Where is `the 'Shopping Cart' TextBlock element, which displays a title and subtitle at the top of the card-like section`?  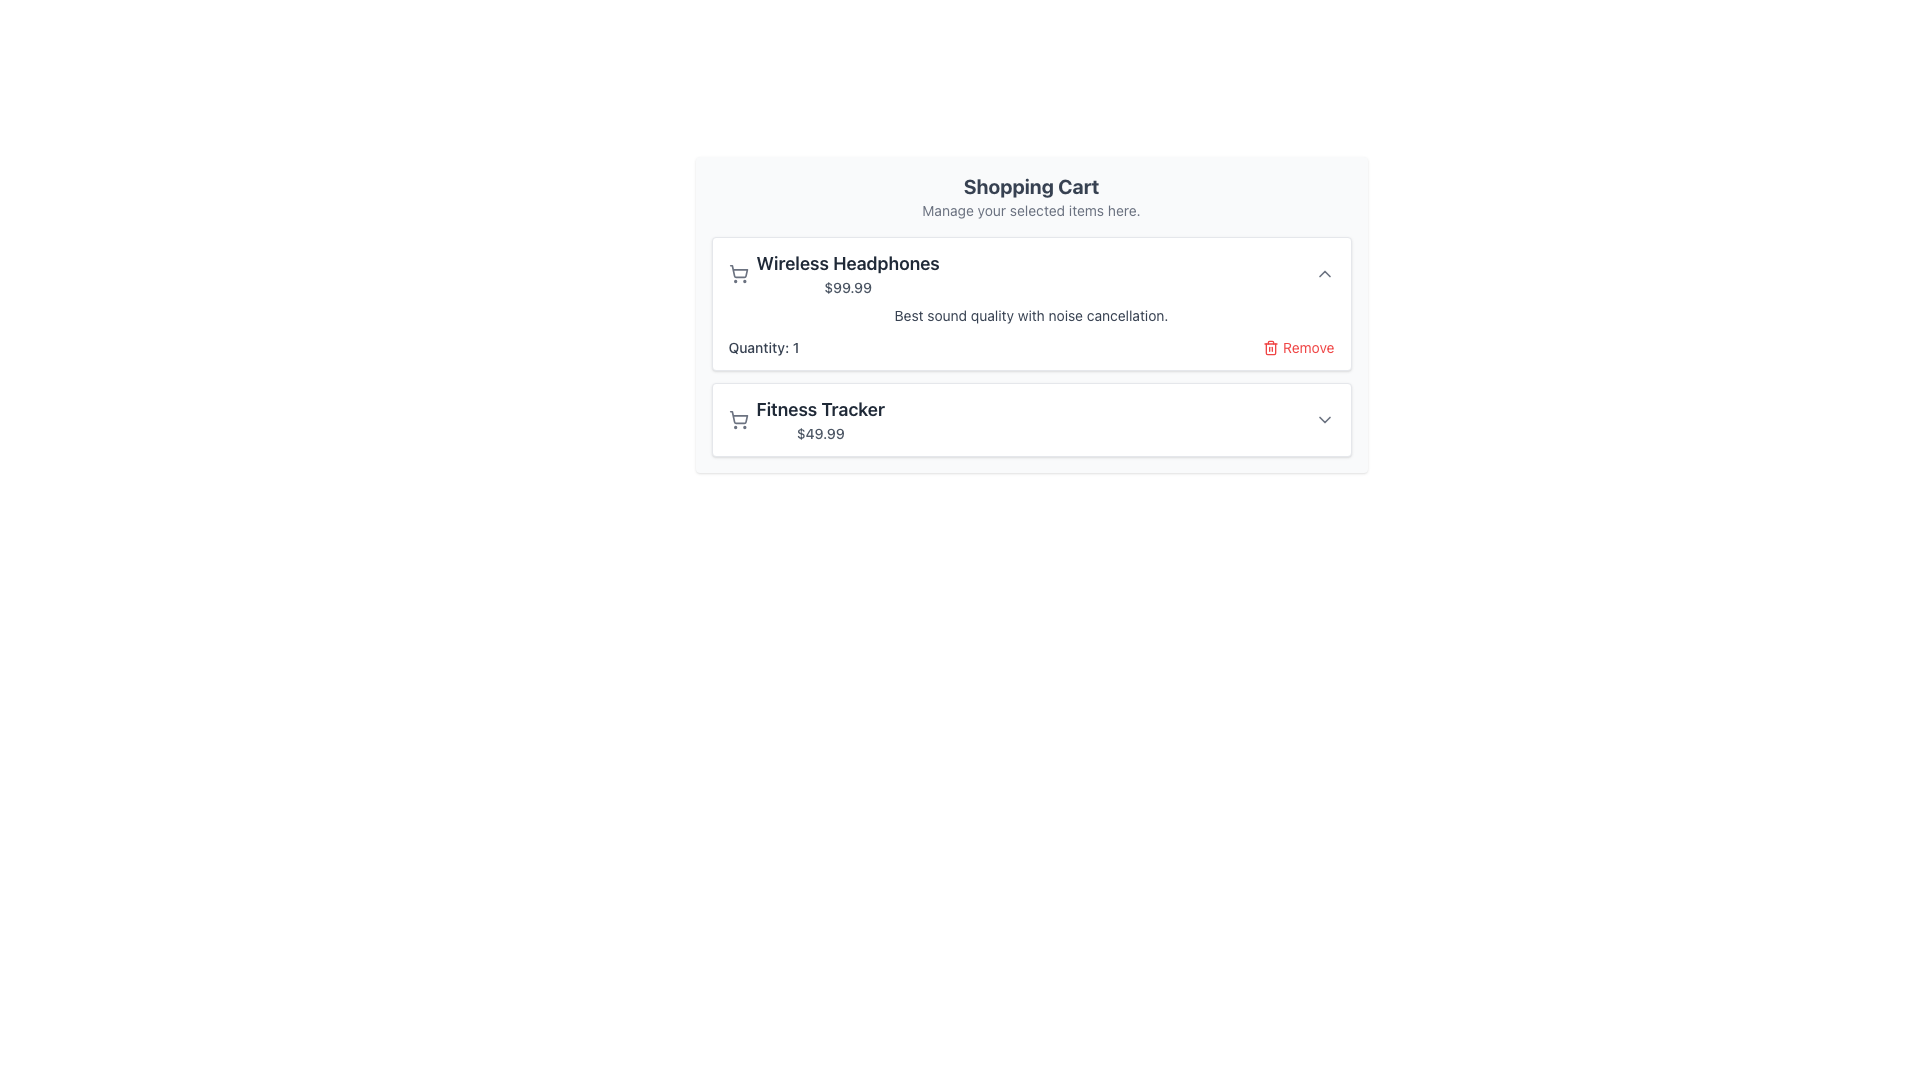
the 'Shopping Cart' TextBlock element, which displays a title and subtitle at the top of the card-like section is located at coordinates (1031, 196).